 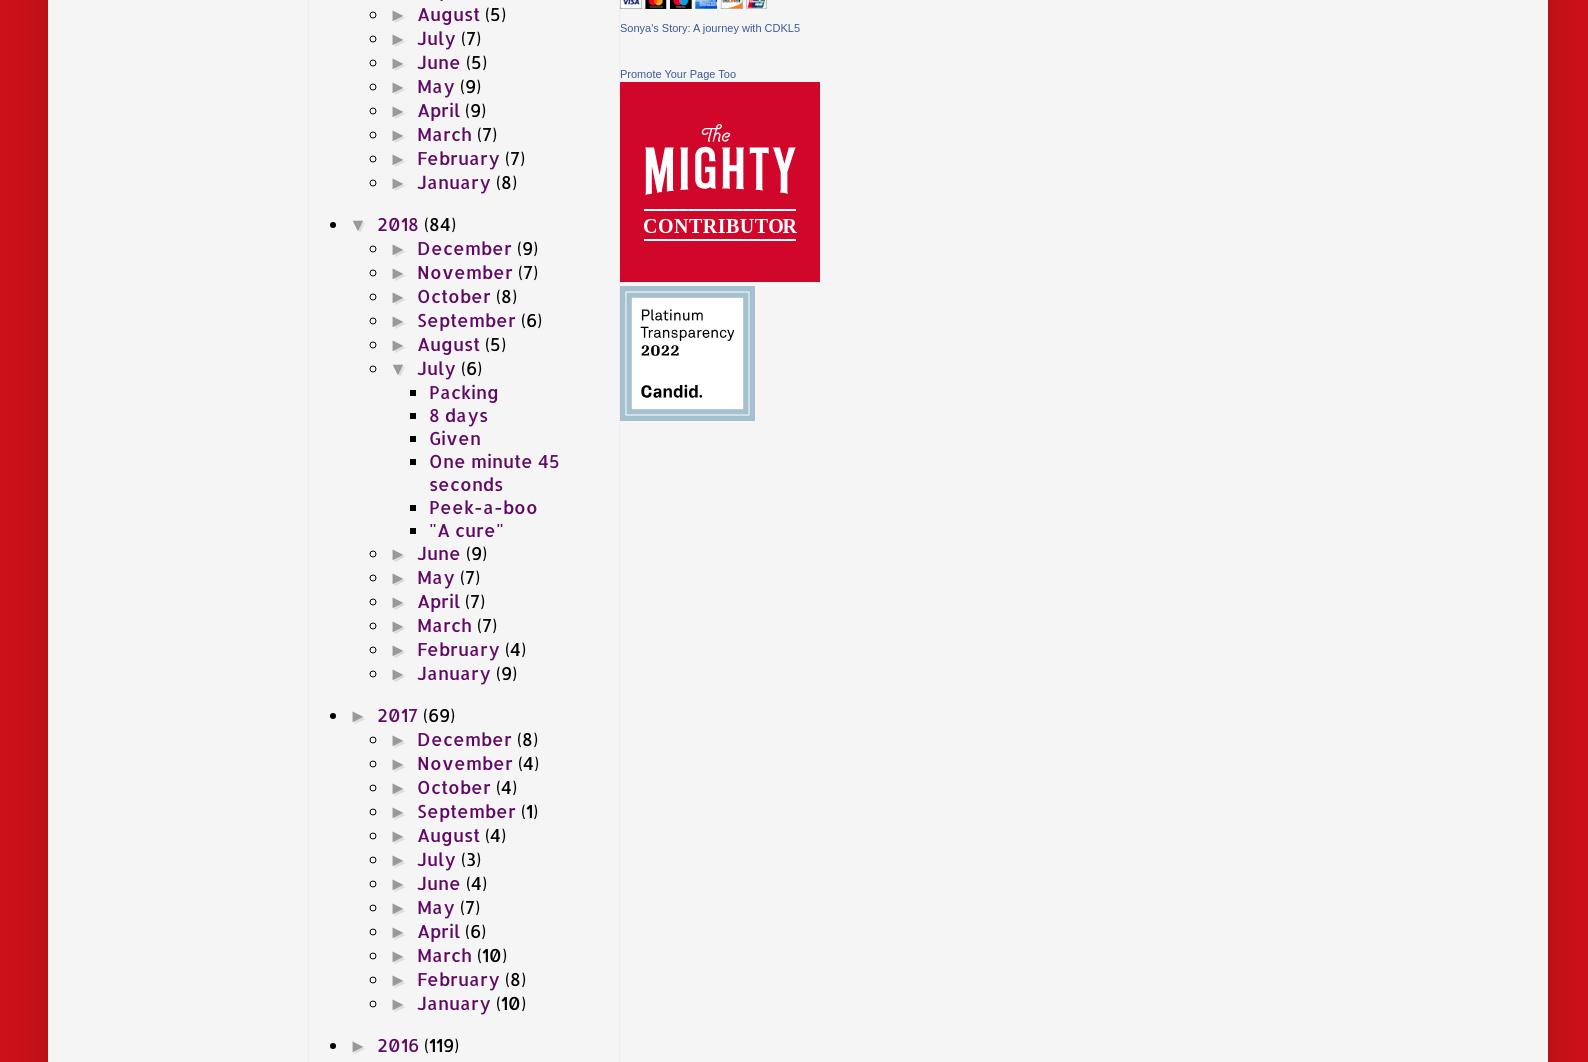 What do you see at coordinates (437, 713) in the screenshot?
I see `'(69)'` at bounding box center [437, 713].